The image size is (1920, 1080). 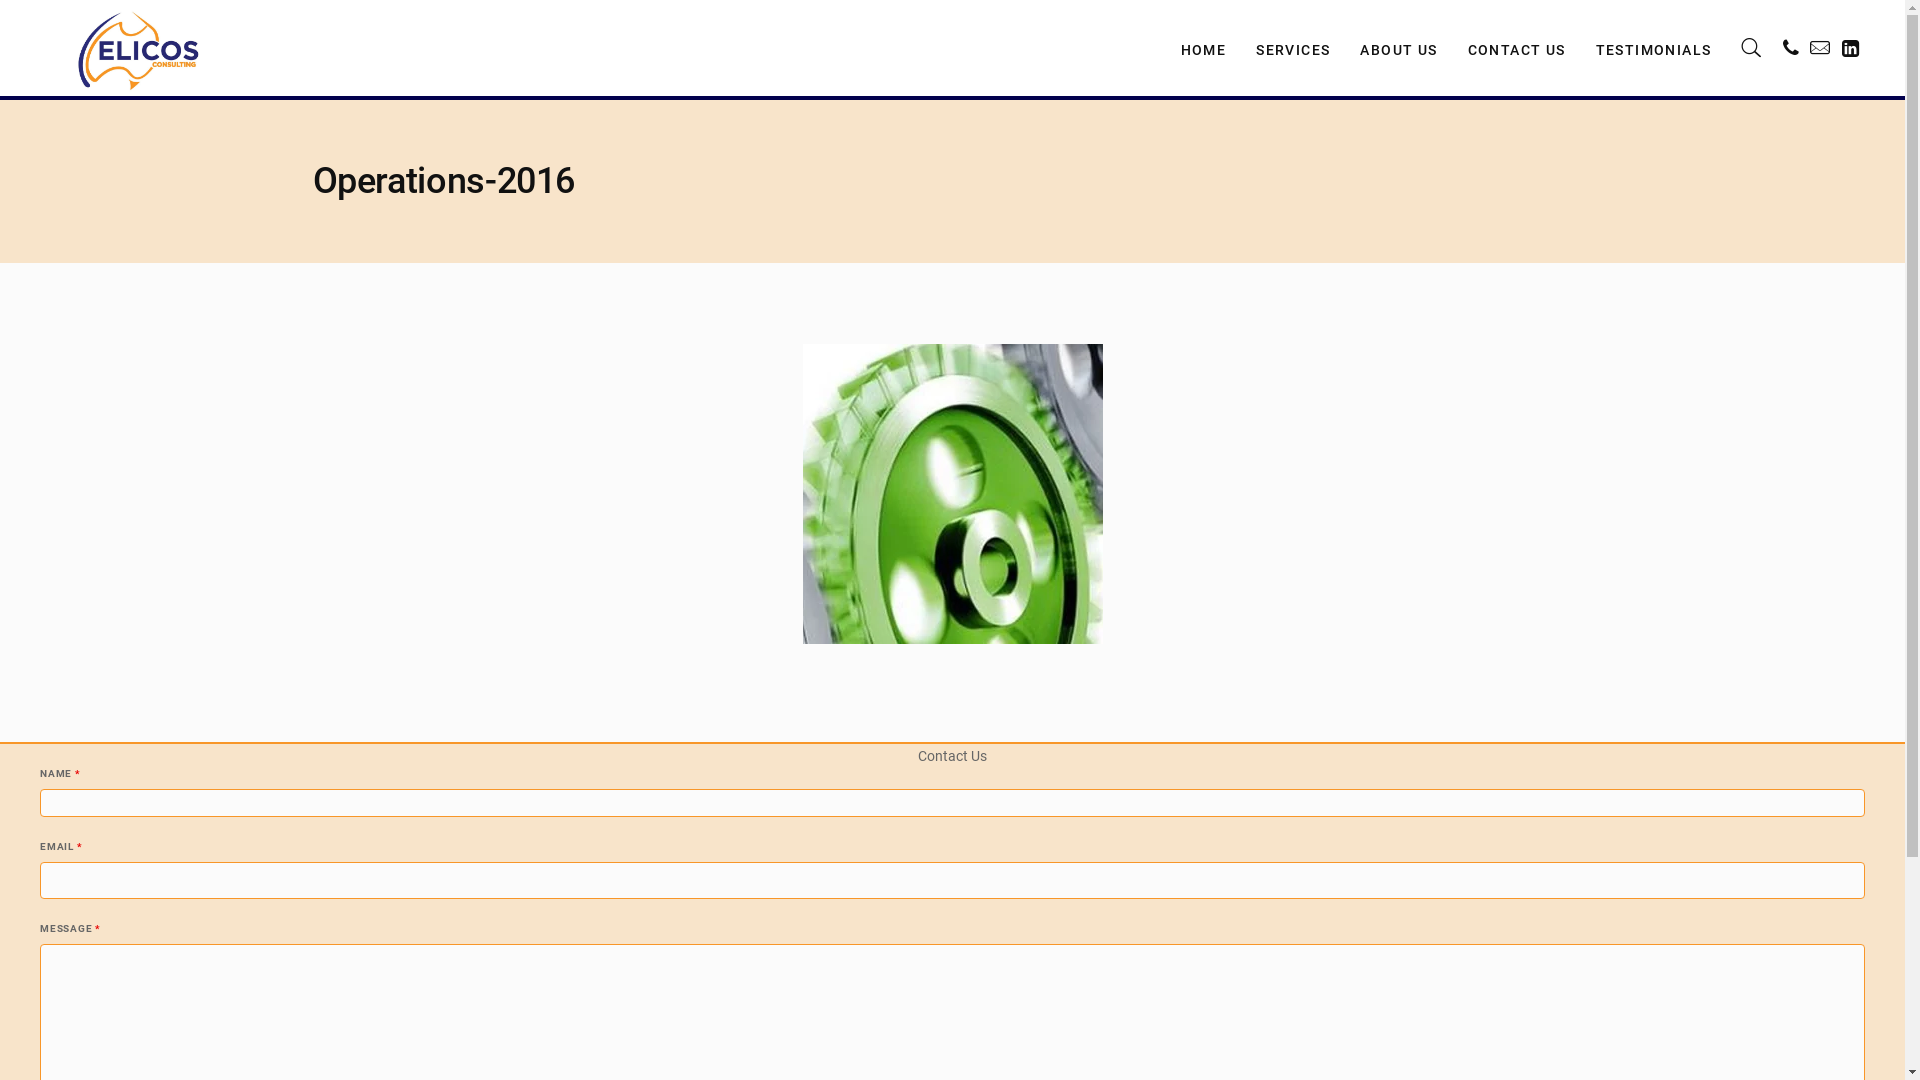 What do you see at coordinates (1516, 46) in the screenshot?
I see `'CONTACT US'` at bounding box center [1516, 46].